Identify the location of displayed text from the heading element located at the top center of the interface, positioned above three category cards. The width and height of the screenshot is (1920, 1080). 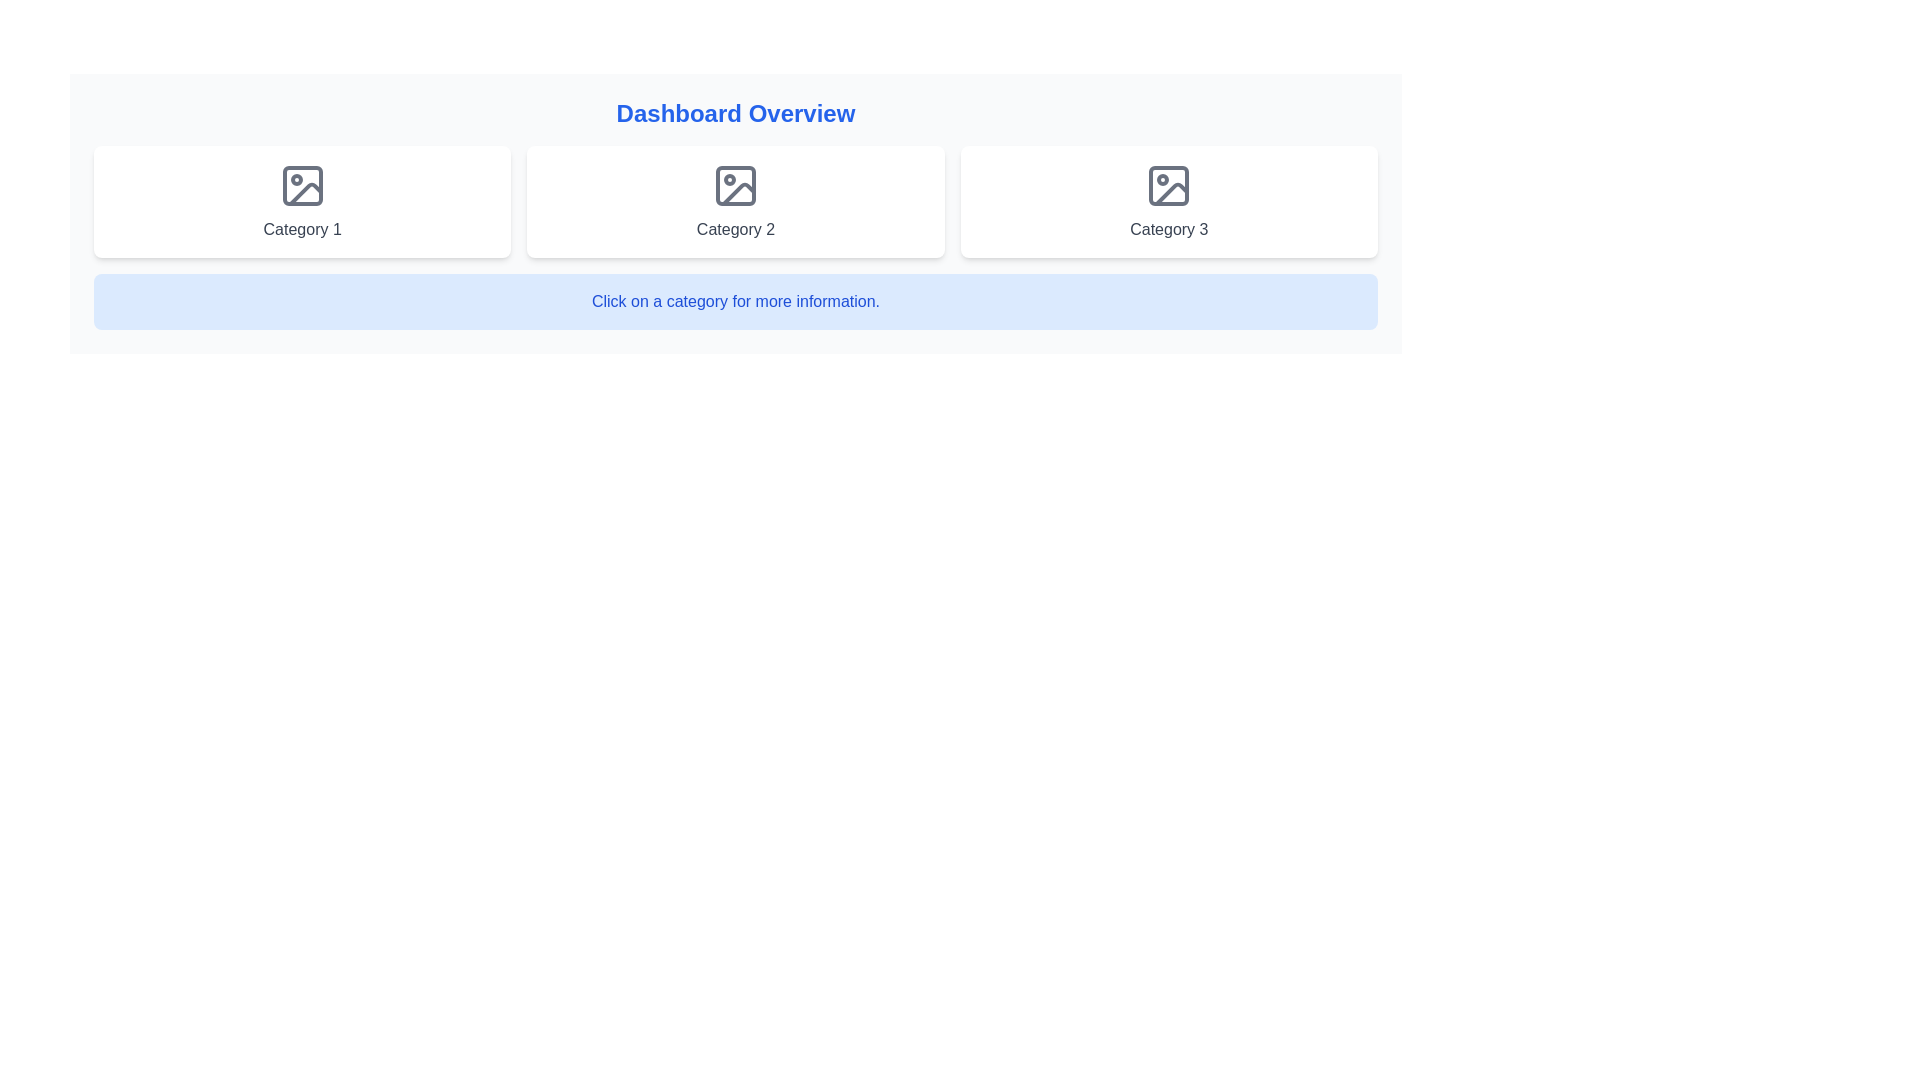
(734, 114).